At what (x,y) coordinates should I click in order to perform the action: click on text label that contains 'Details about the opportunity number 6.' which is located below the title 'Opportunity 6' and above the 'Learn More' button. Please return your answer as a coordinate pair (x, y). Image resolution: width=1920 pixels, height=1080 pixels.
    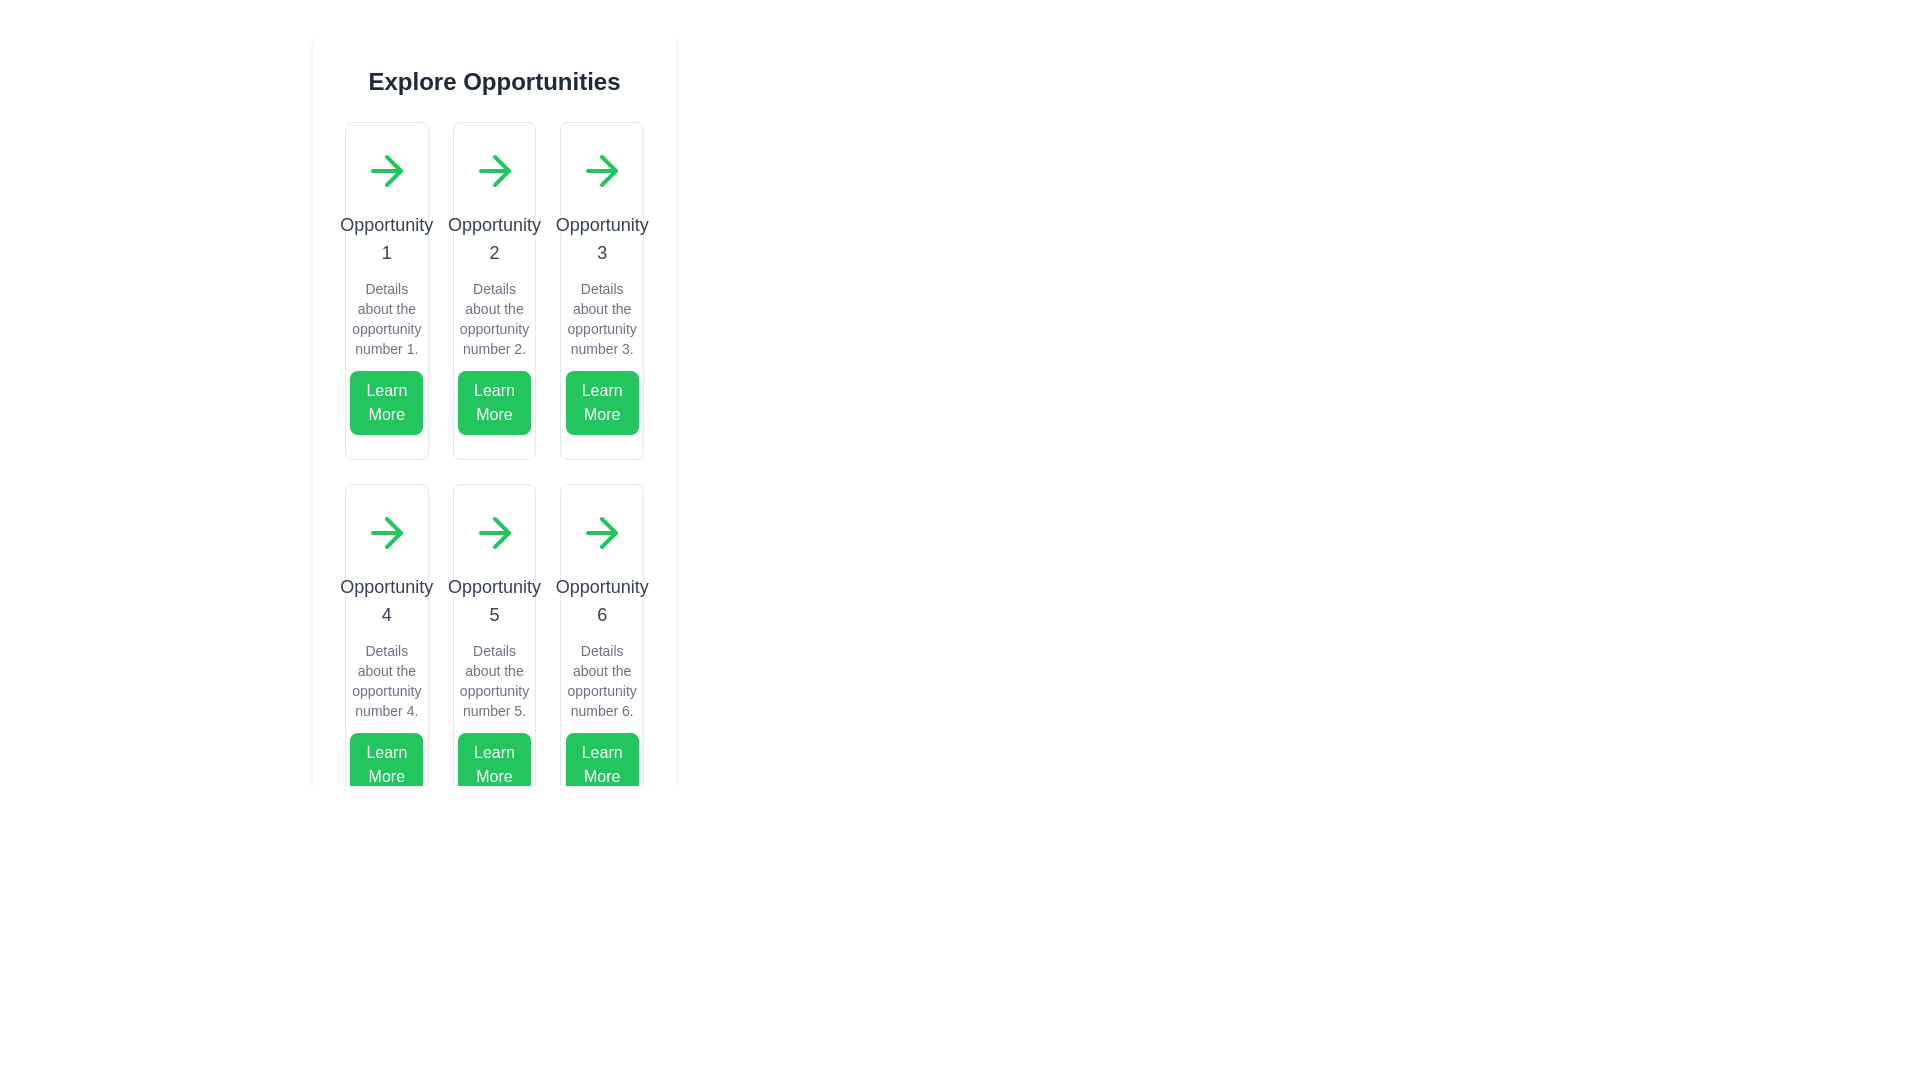
    Looking at the image, I should click on (601, 680).